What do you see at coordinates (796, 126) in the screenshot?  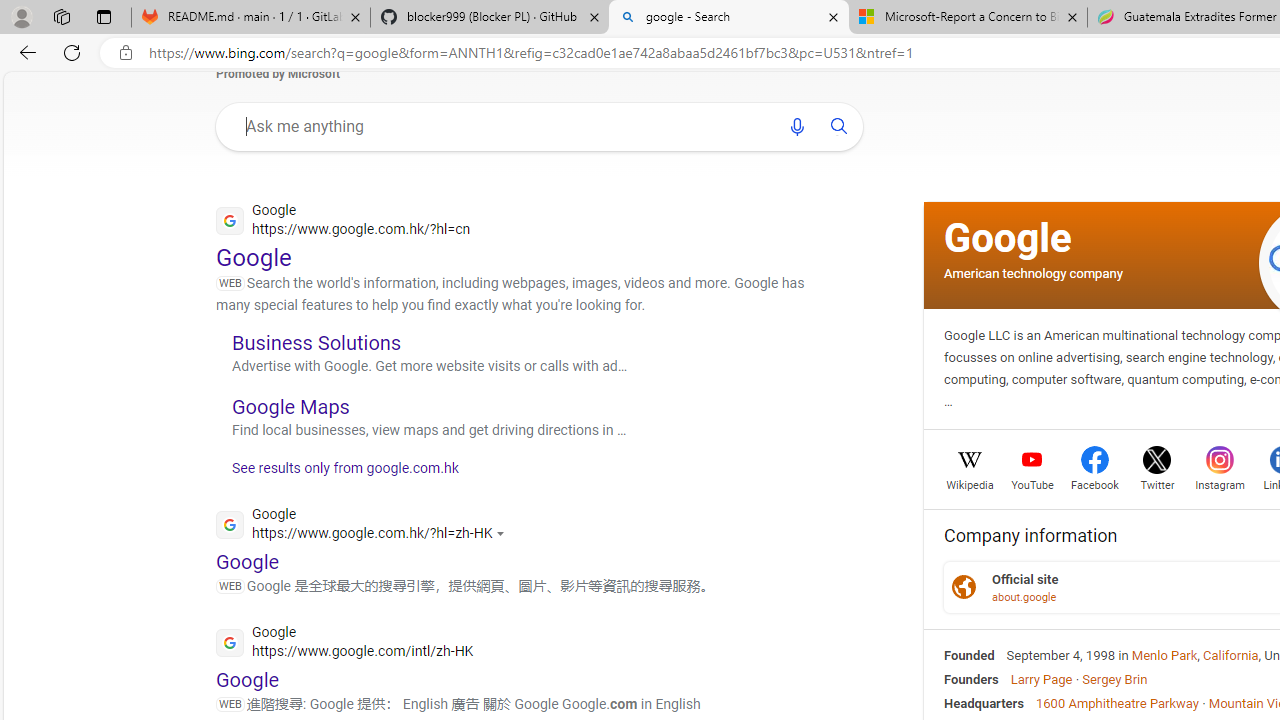 I see `'Search using voice'` at bounding box center [796, 126].